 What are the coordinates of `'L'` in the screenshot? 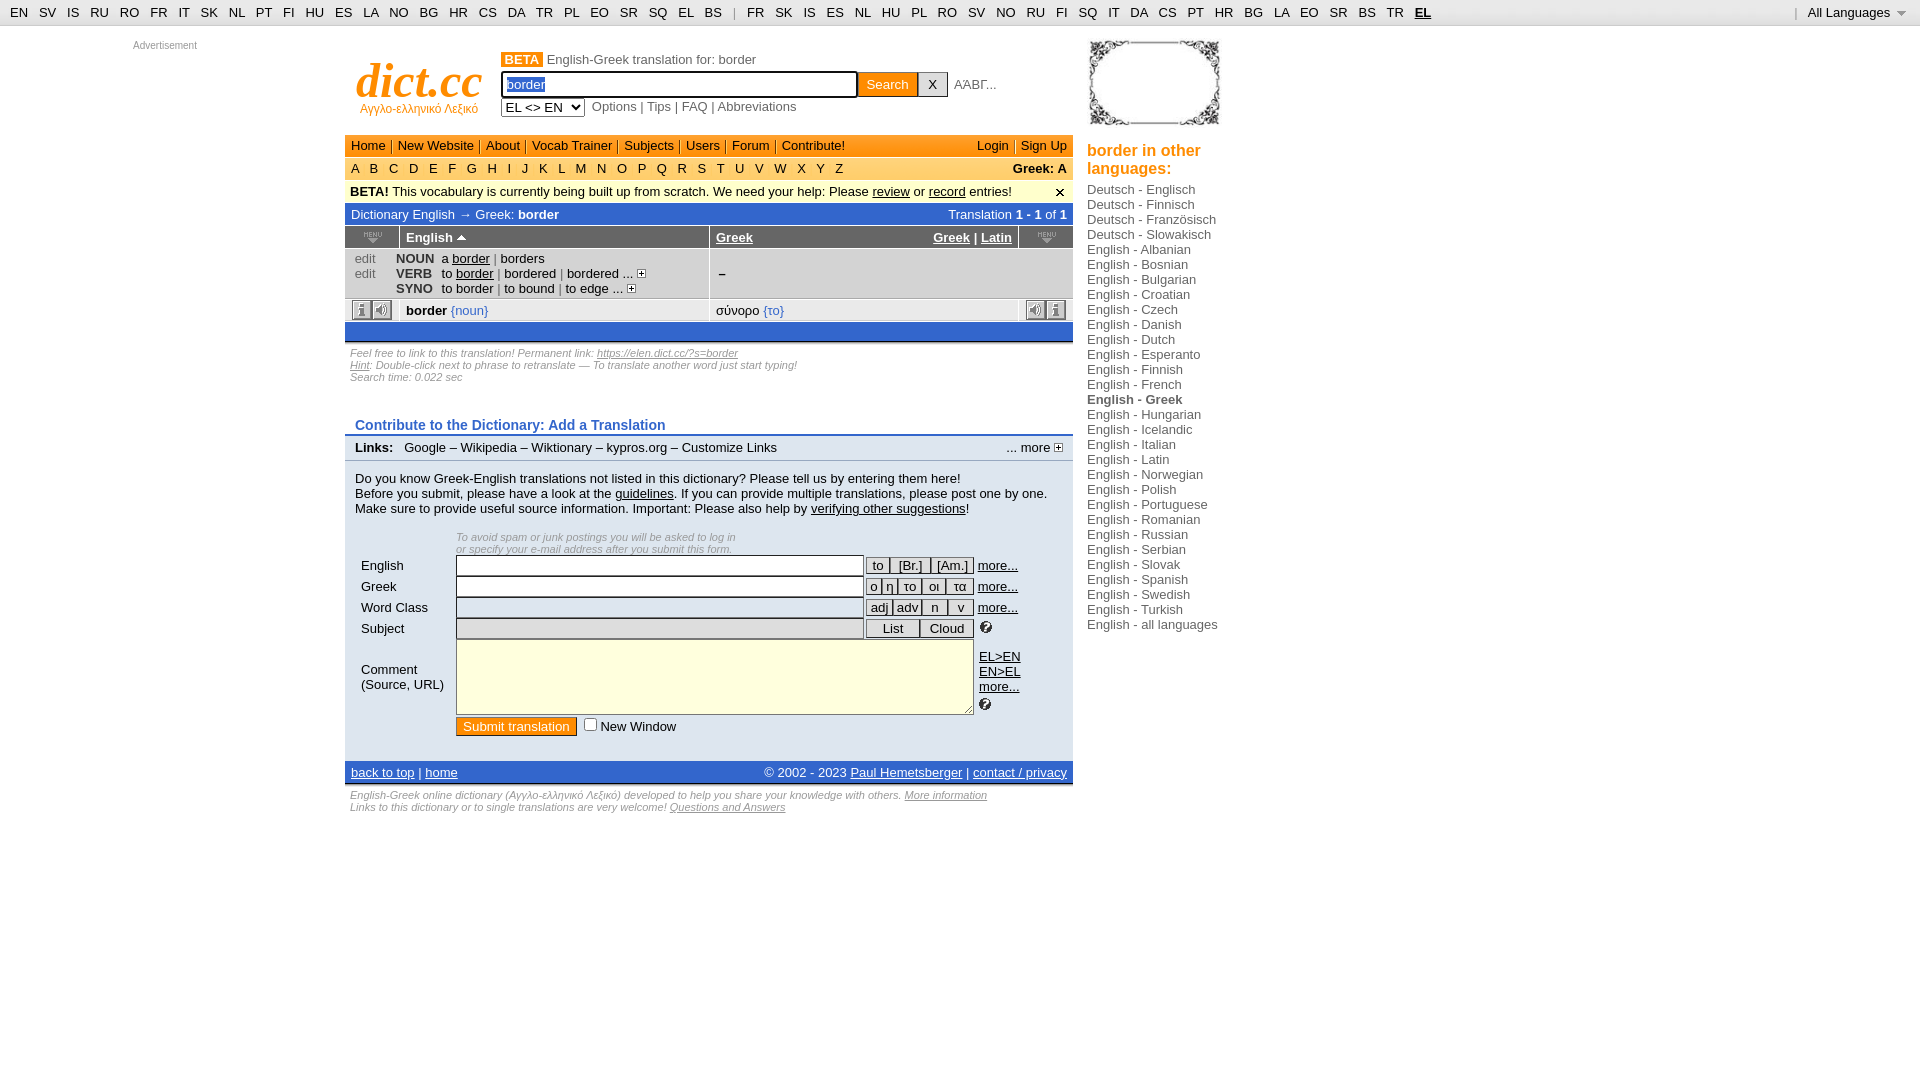 It's located at (560, 167).